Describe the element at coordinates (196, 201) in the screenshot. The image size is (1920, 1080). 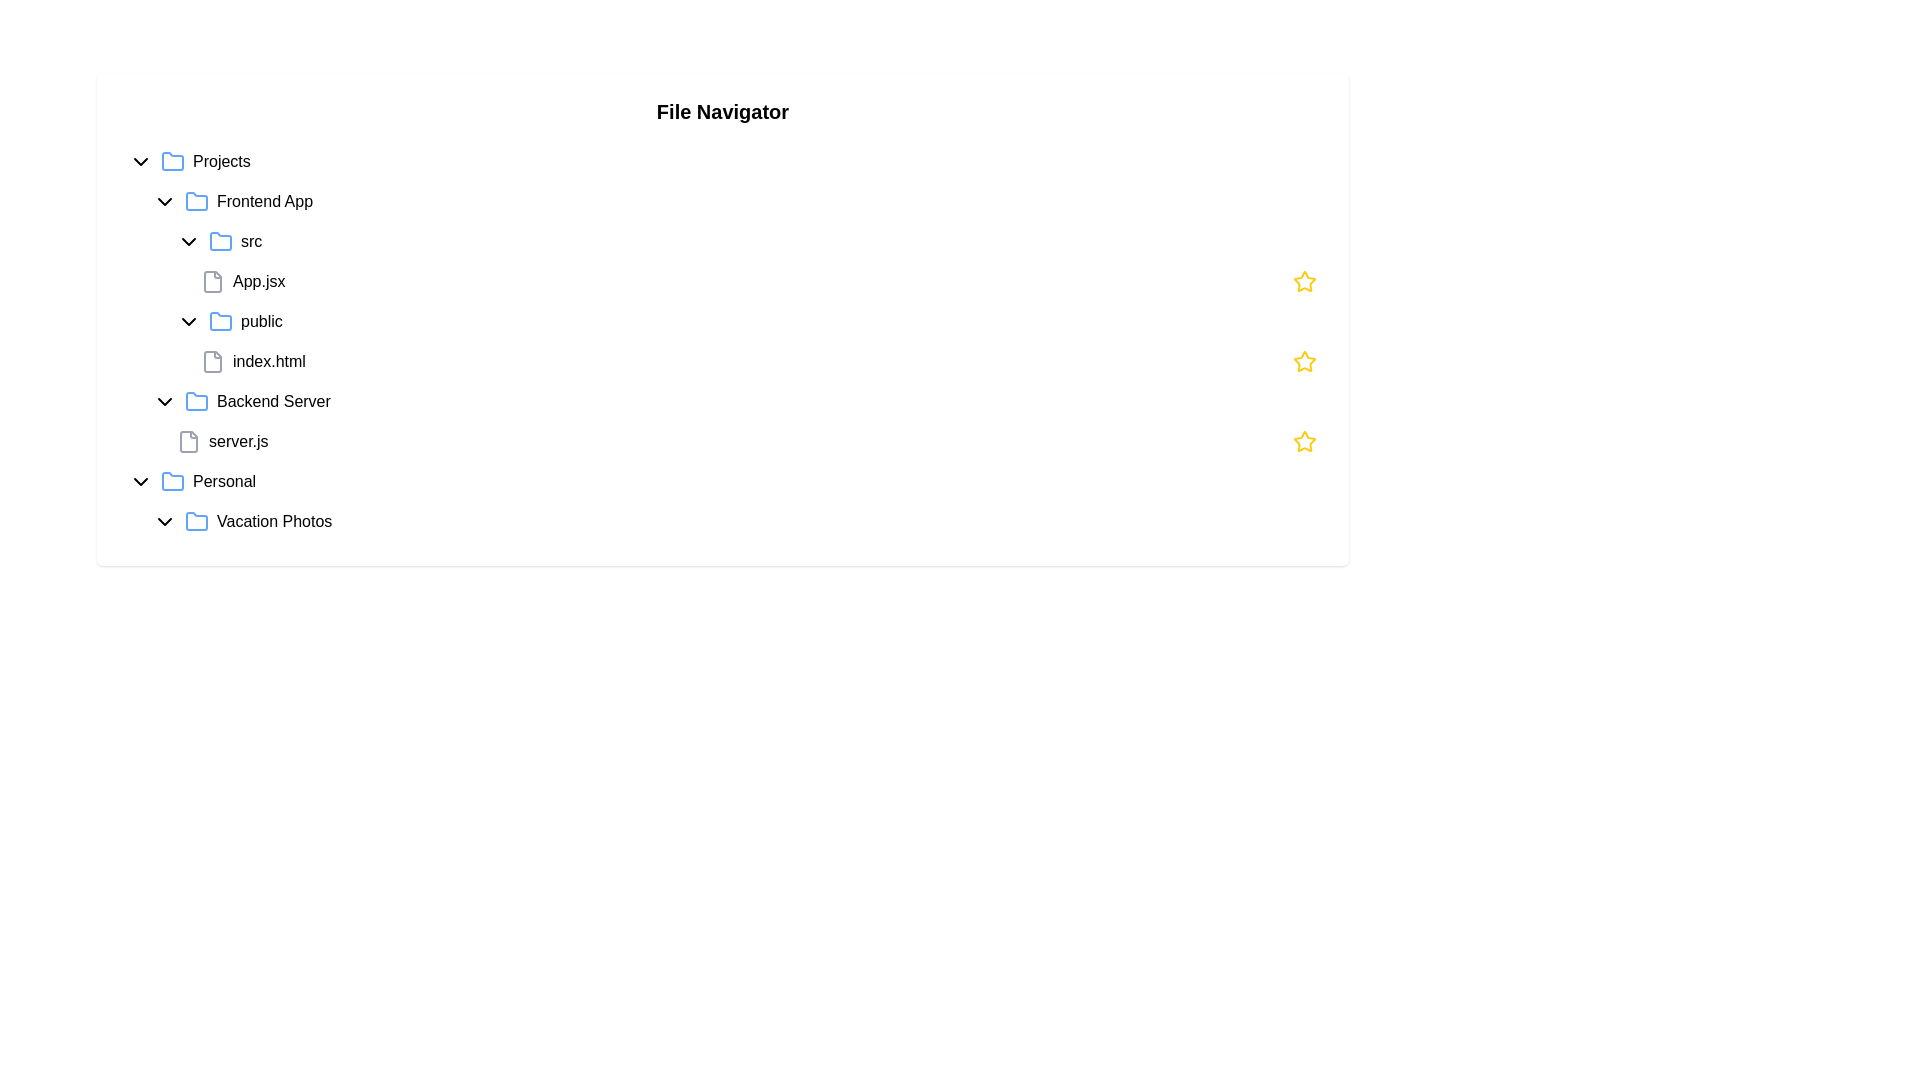
I see `the folder icon located to the left of the text label 'Frontend App'` at that location.